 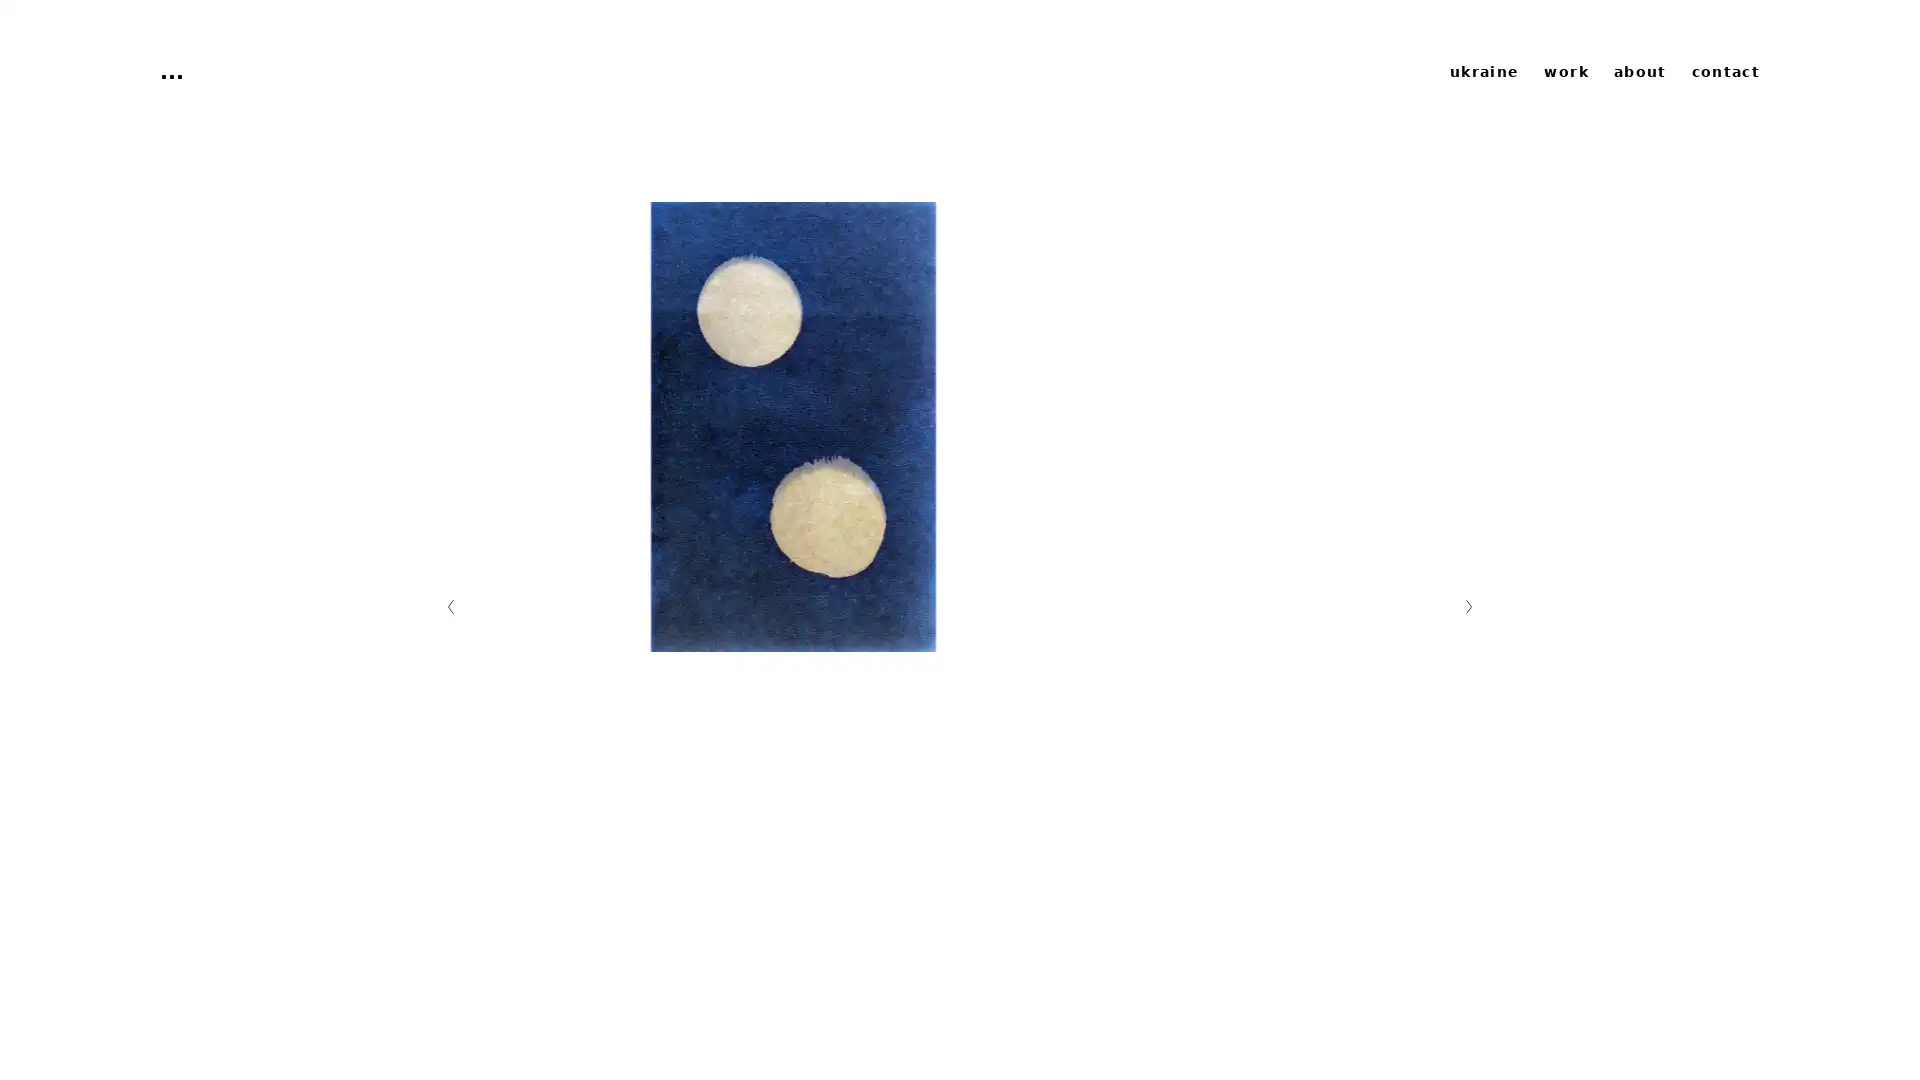 I want to click on Nachste Folie, so click(x=1468, y=605).